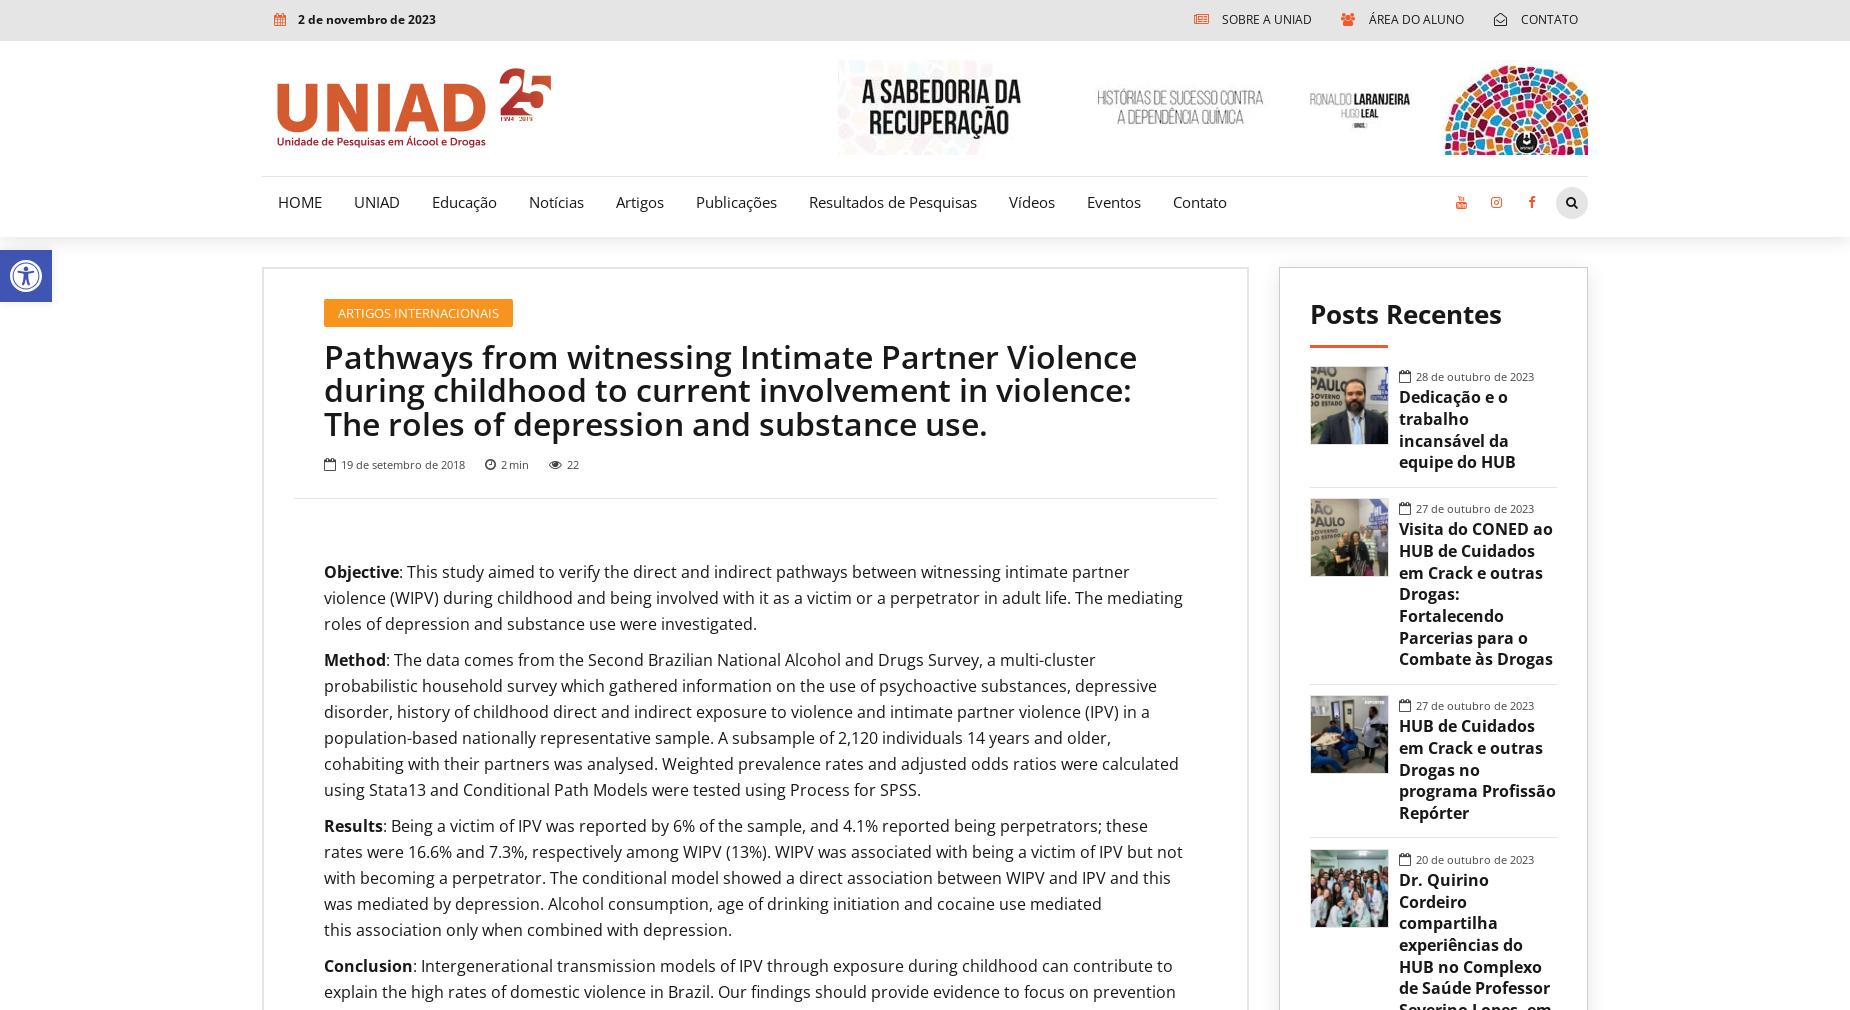 Image resolution: width=1850 pixels, height=1010 pixels. What do you see at coordinates (1415, 375) in the screenshot?
I see `'28 de outubro de 2023'` at bounding box center [1415, 375].